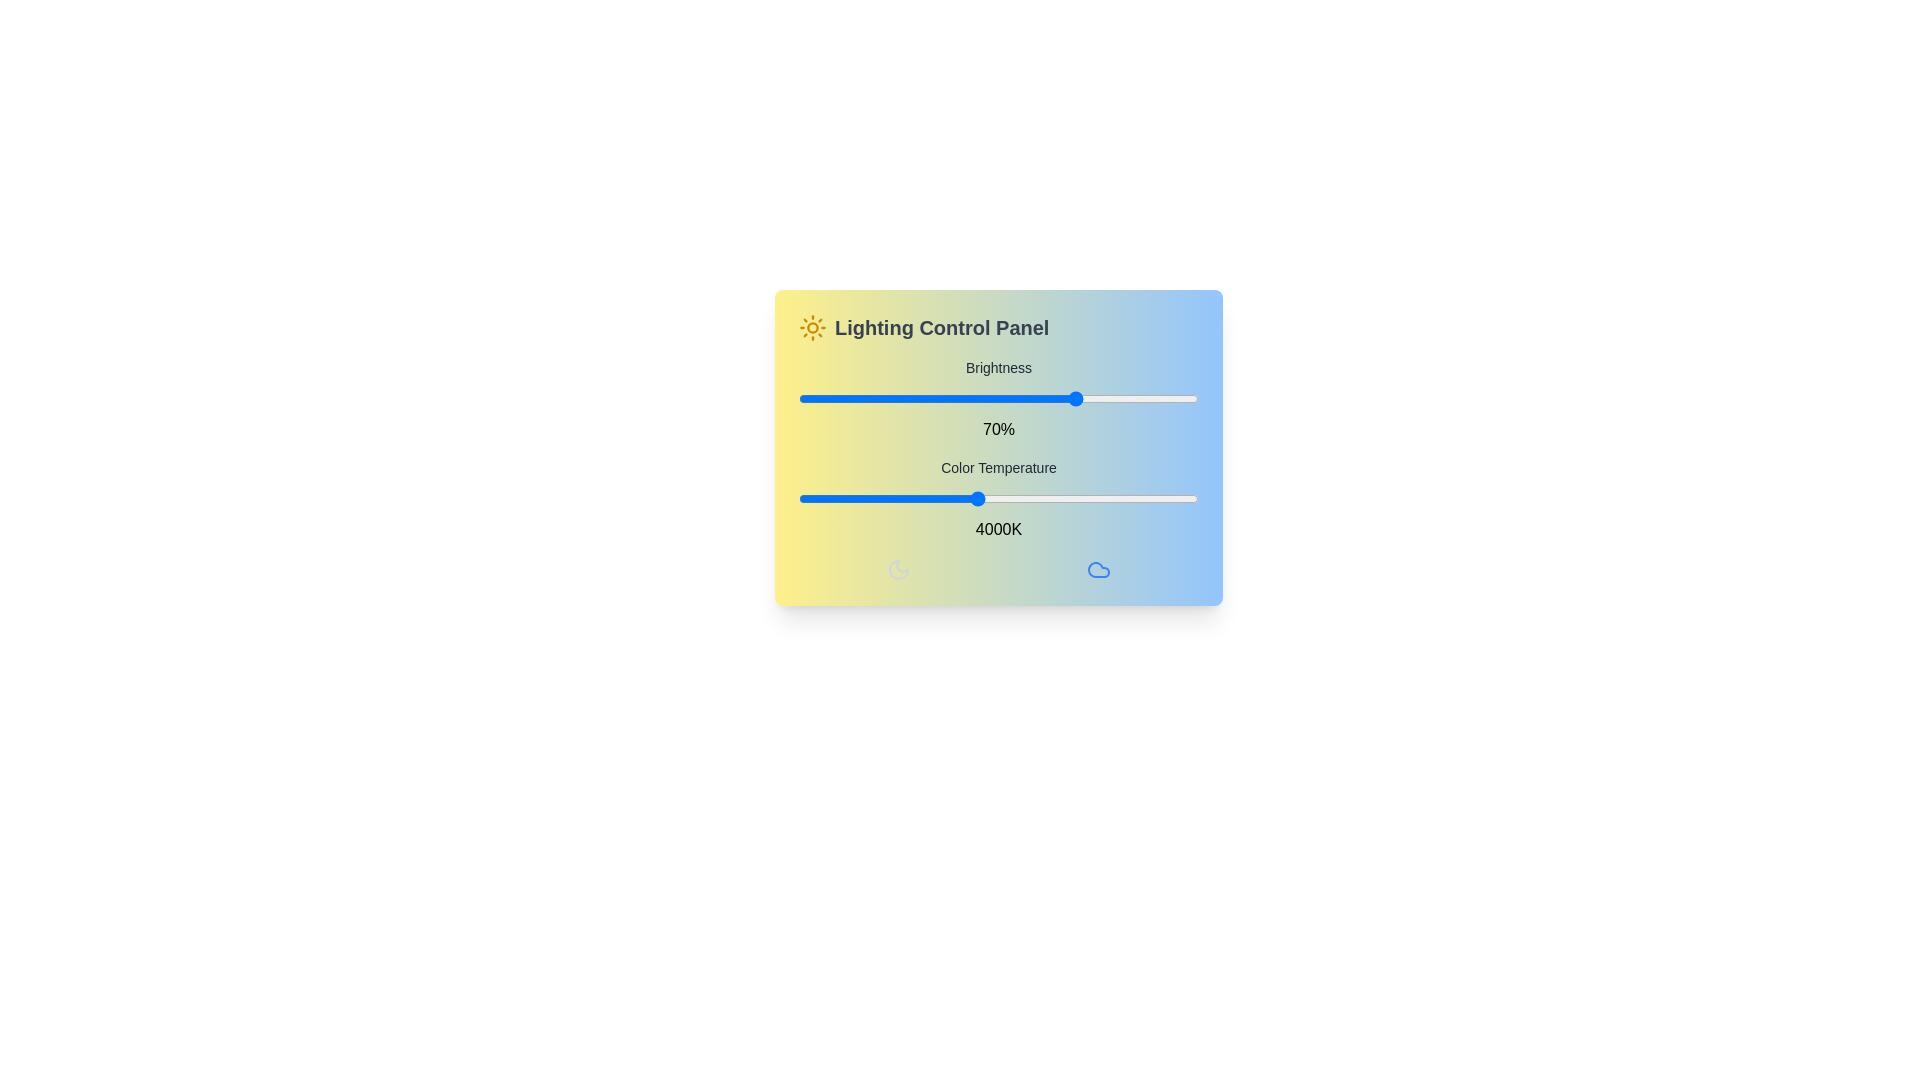  What do you see at coordinates (845, 497) in the screenshot?
I see `the color temperature slider to 2525 K` at bounding box center [845, 497].